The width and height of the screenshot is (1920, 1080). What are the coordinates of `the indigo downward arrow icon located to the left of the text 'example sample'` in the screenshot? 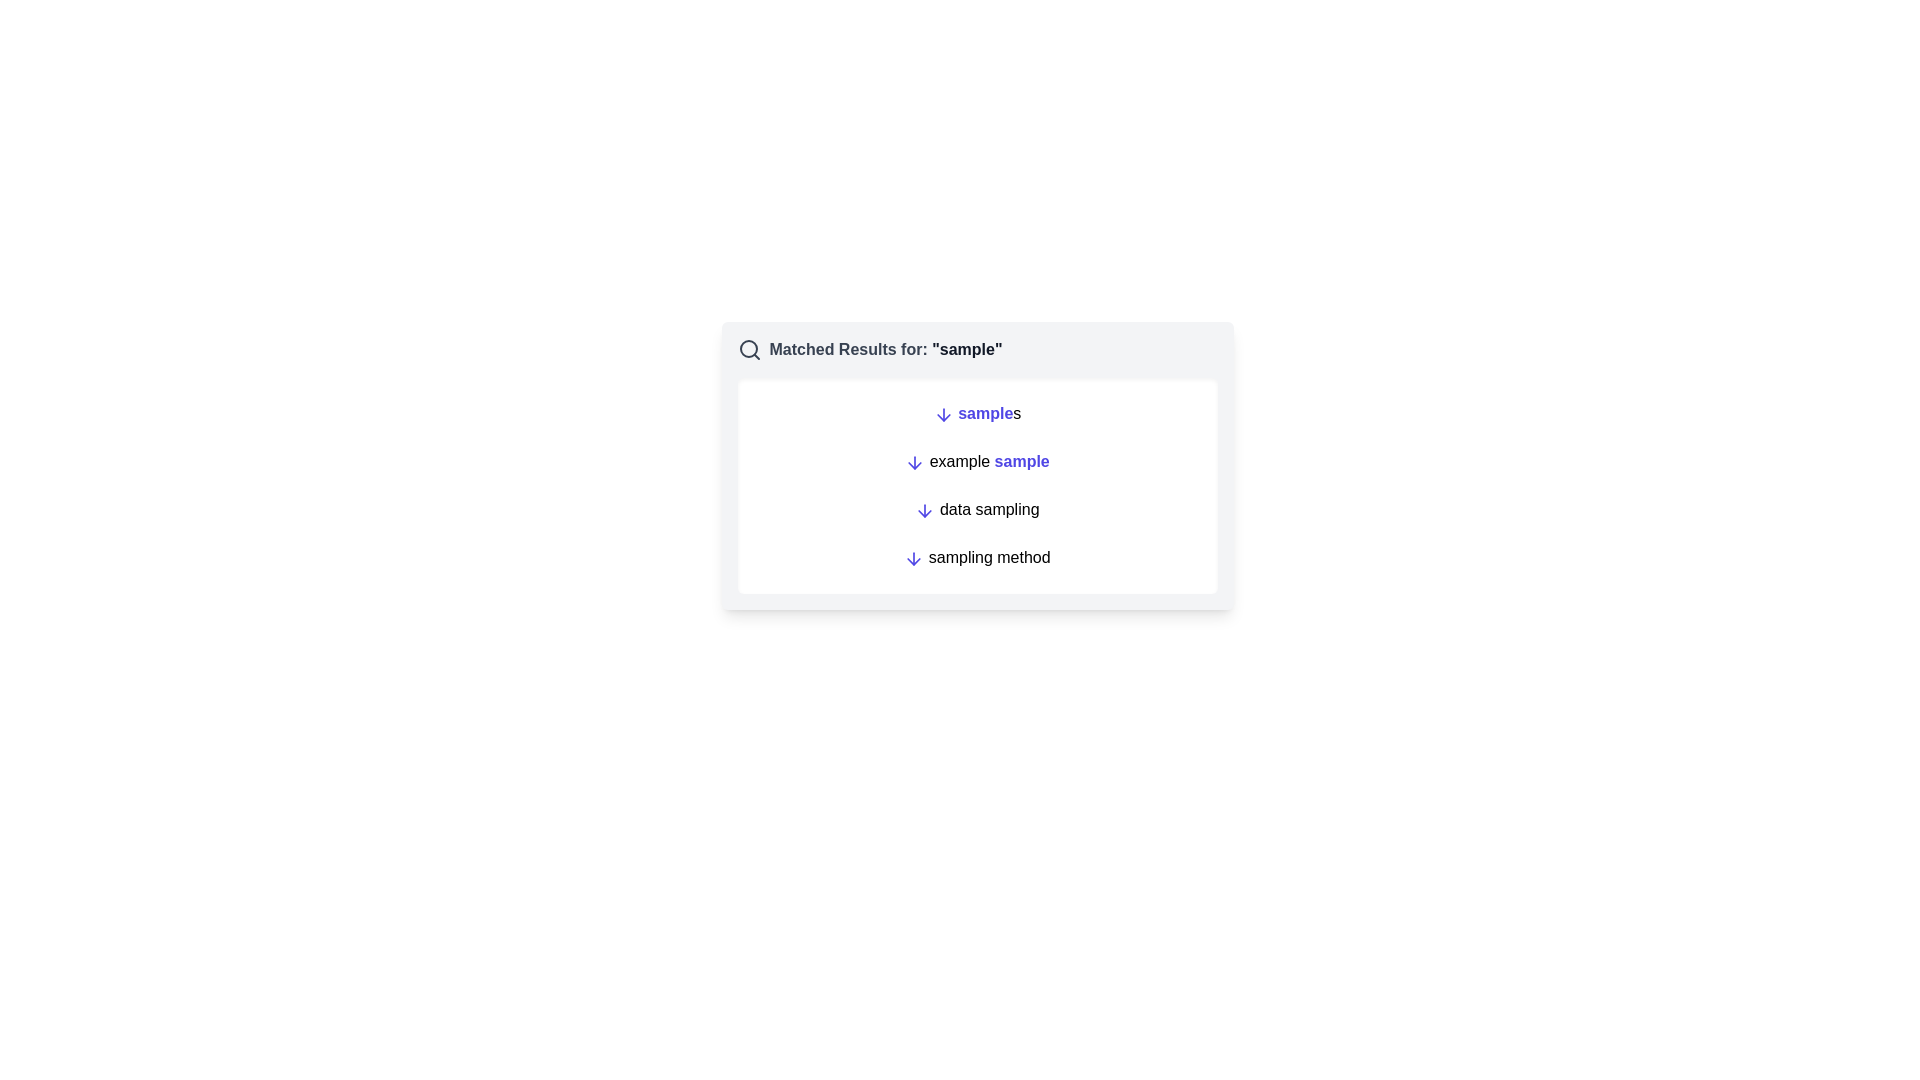 It's located at (914, 462).